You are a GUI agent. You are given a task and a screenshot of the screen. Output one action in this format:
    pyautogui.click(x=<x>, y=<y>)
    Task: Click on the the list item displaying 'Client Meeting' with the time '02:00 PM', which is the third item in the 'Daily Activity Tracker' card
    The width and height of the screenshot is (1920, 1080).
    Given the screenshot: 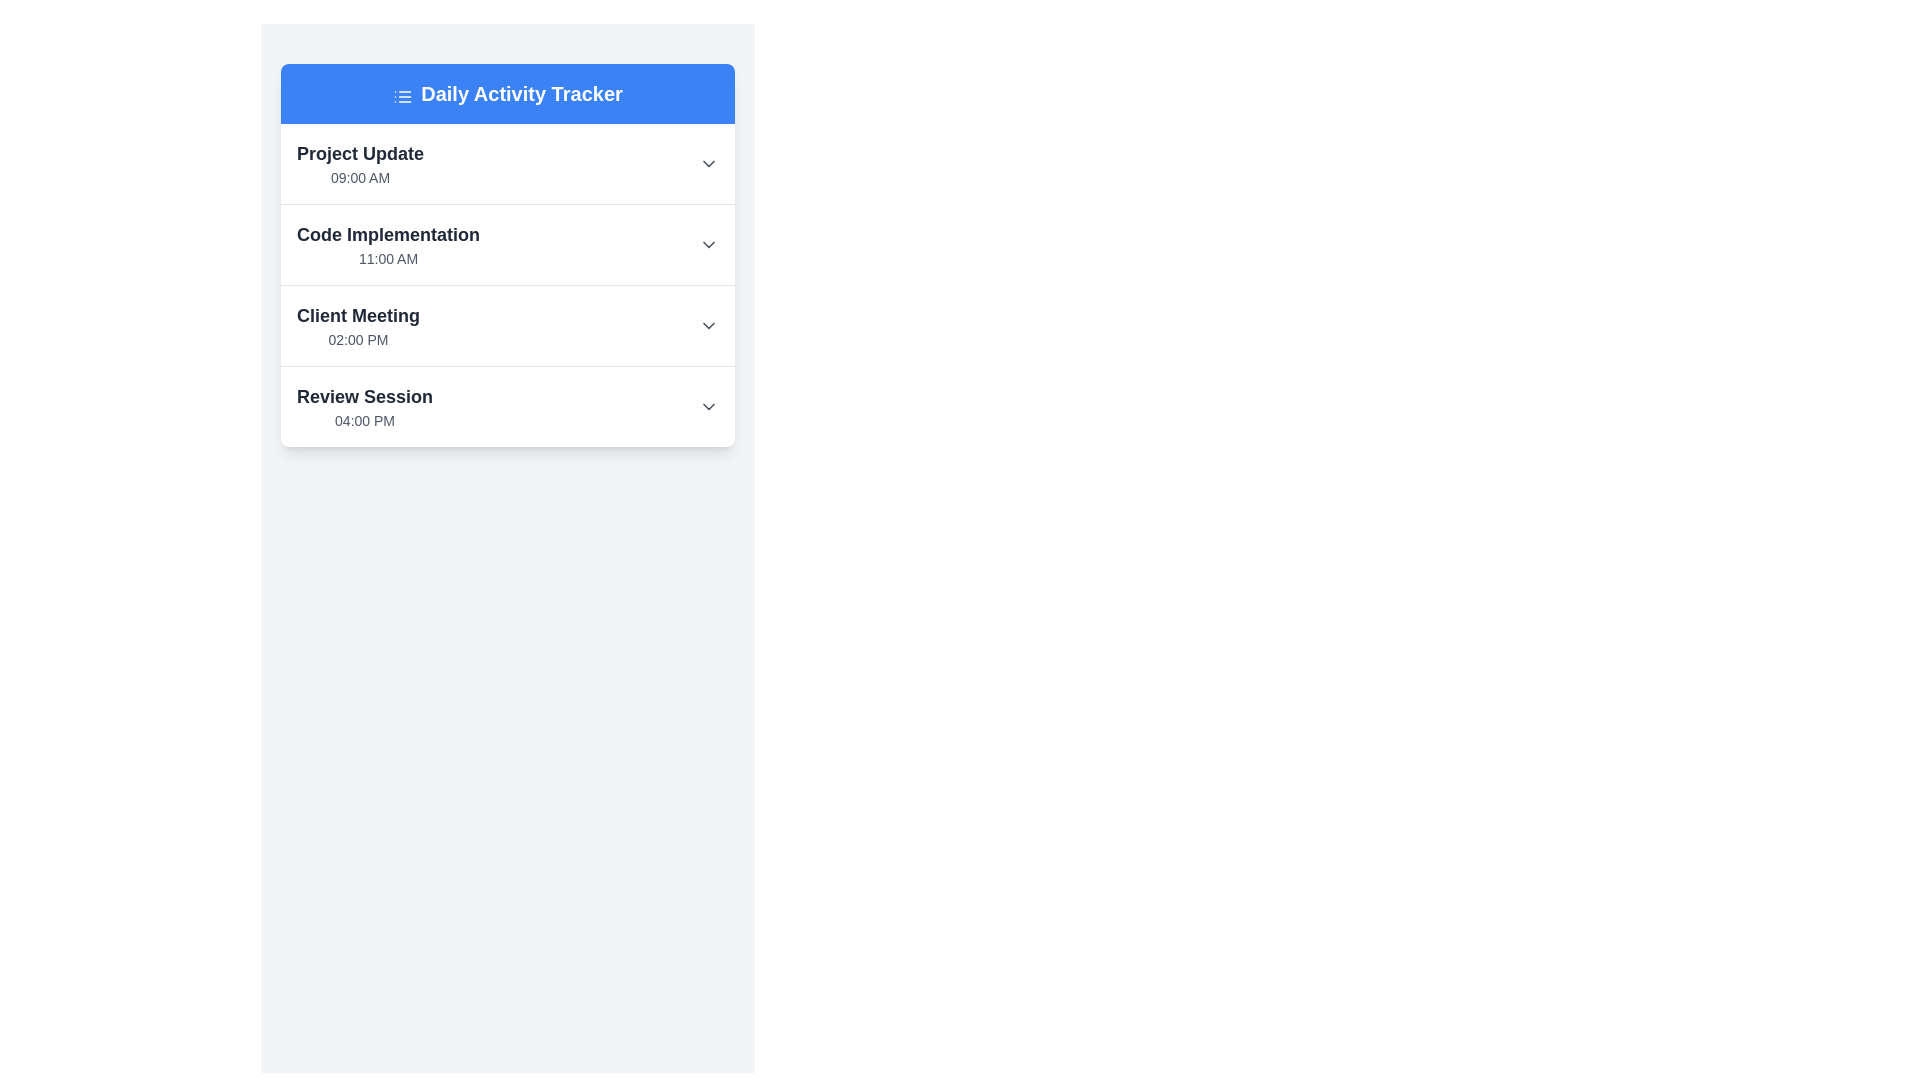 What is the action you would take?
    pyautogui.click(x=358, y=325)
    